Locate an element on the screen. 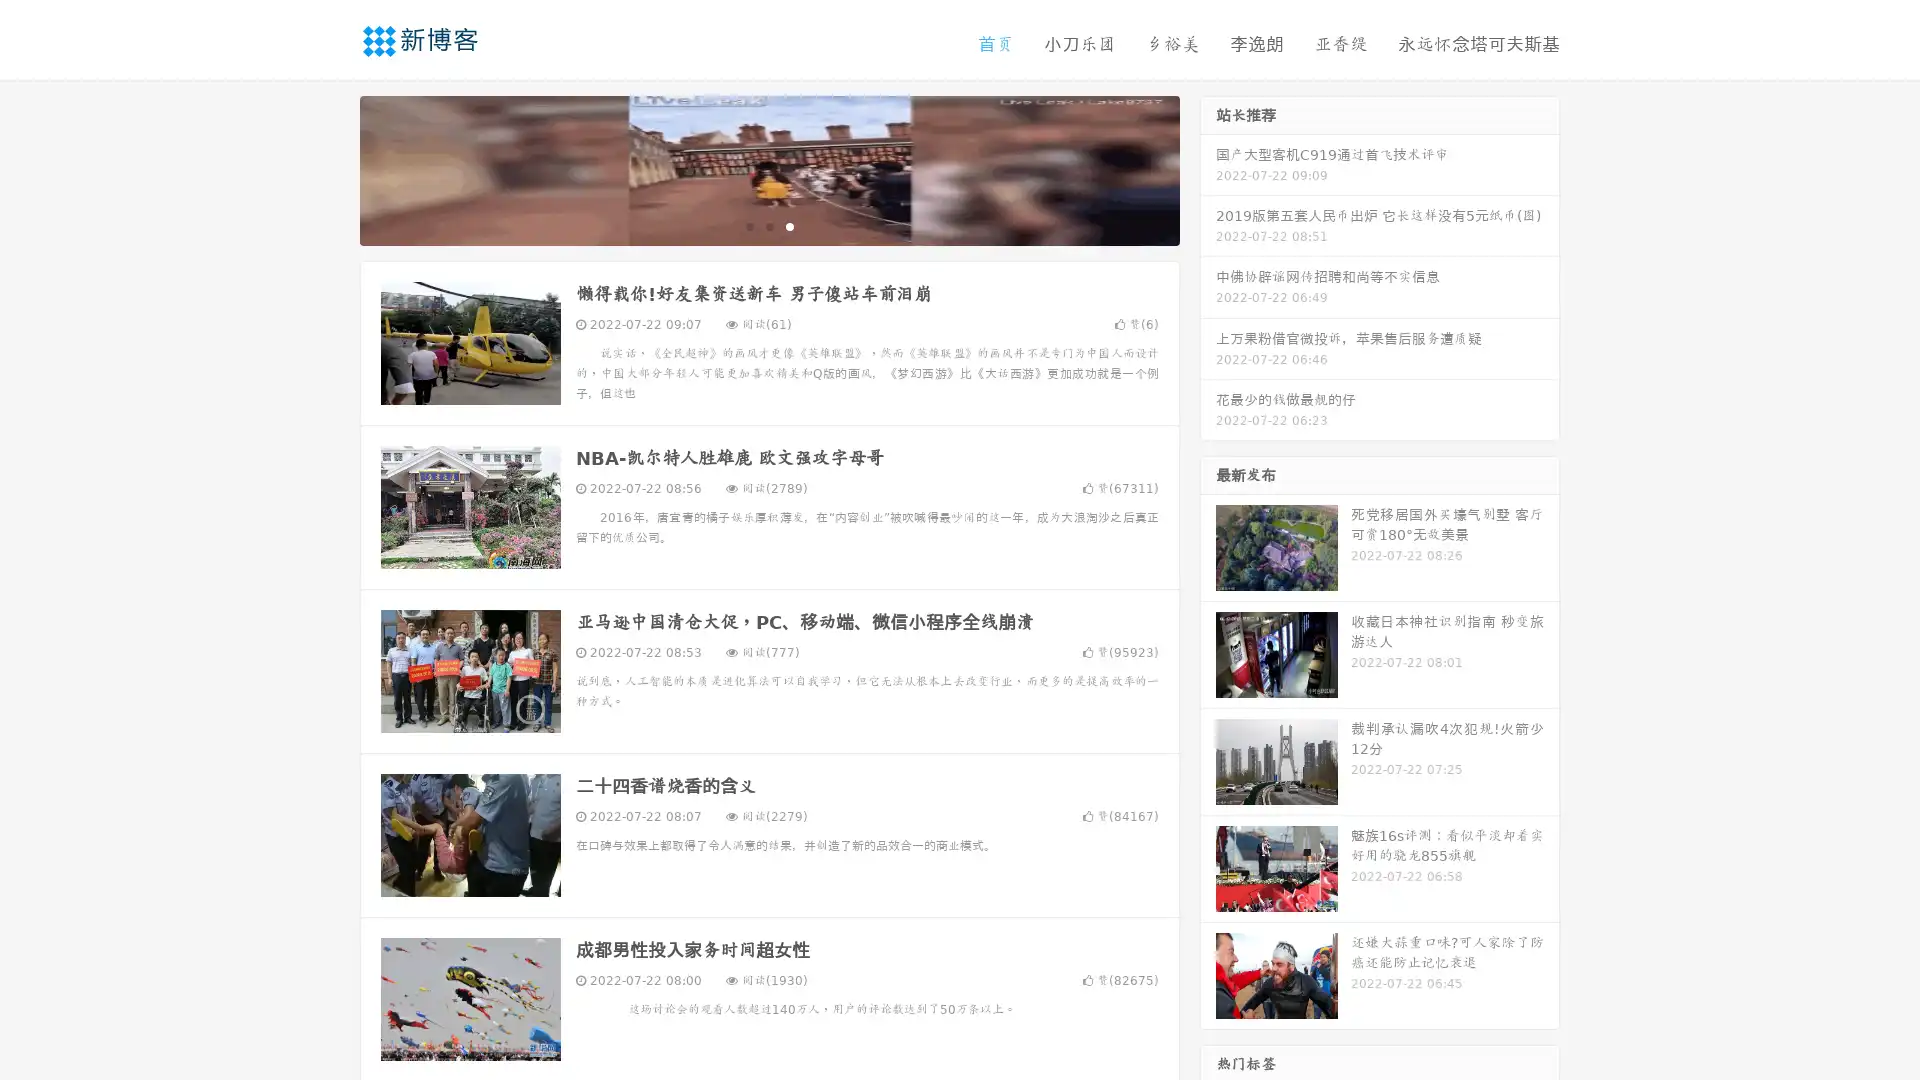 Image resolution: width=1920 pixels, height=1080 pixels. Next slide is located at coordinates (1208, 168).